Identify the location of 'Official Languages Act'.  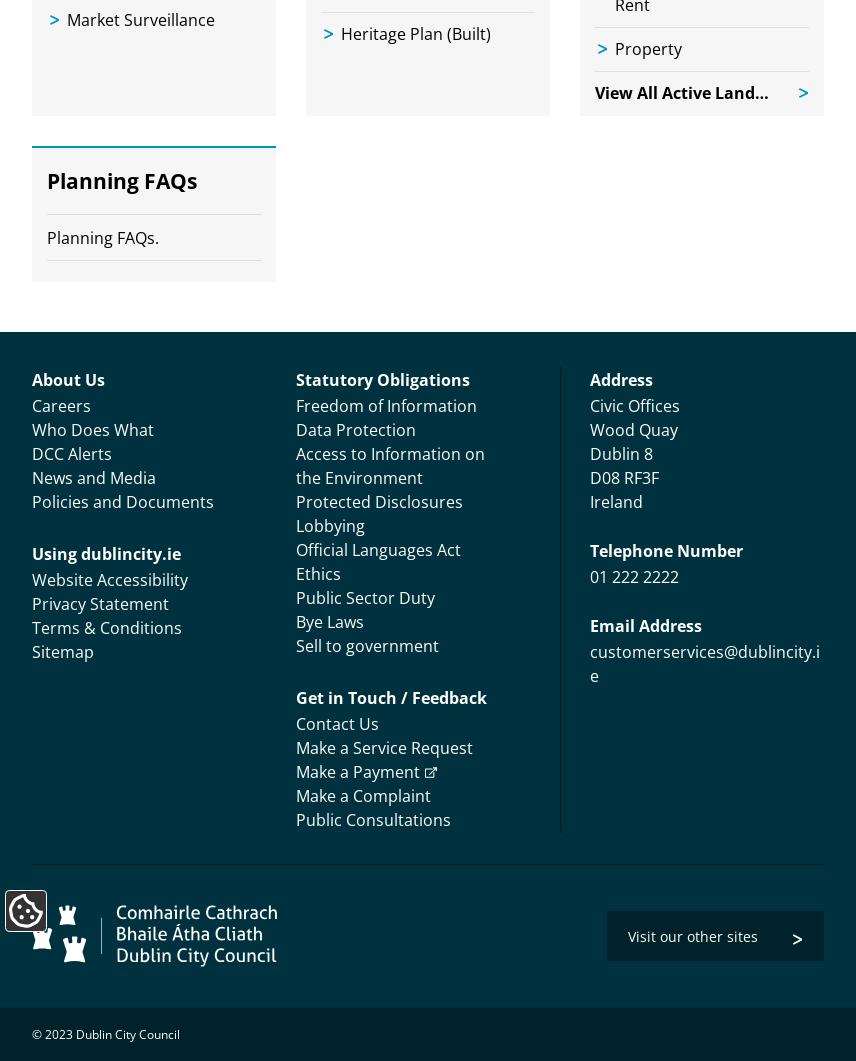
(377, 549).